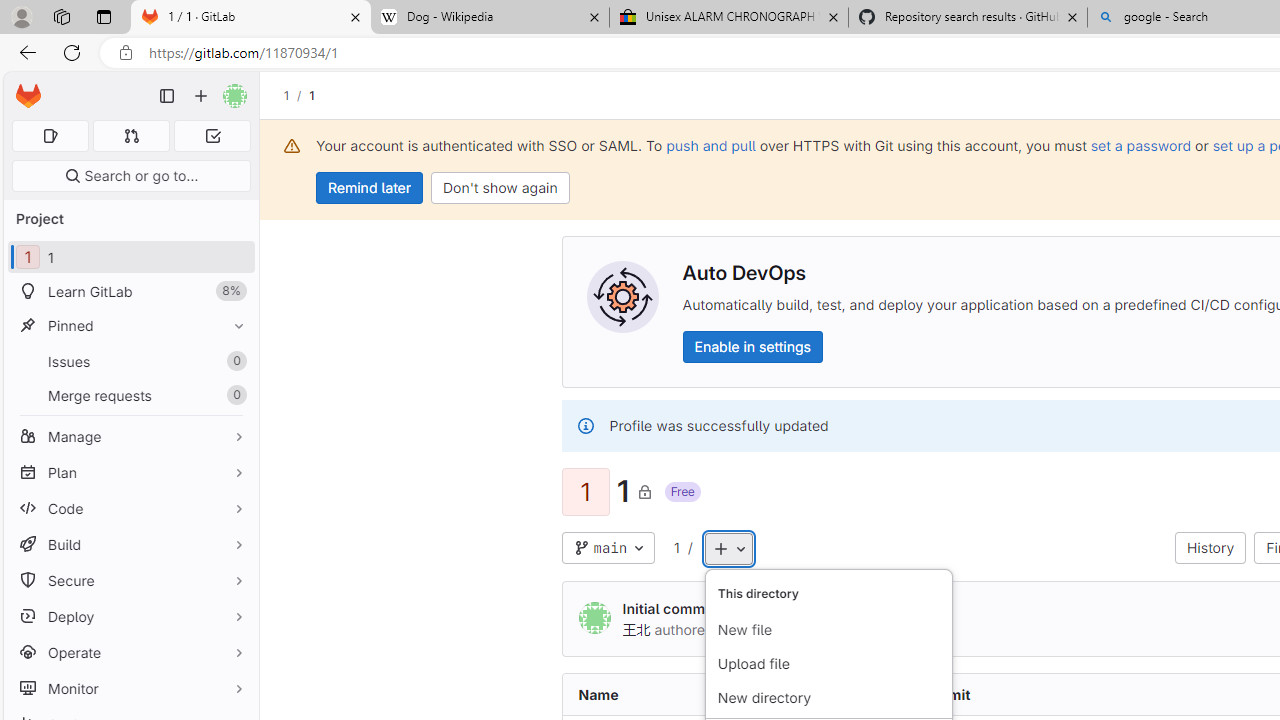  Describe the element at coordinates (828, 644) in the screenshot. I see `'New fileUpload fileNew directory'` at that location.